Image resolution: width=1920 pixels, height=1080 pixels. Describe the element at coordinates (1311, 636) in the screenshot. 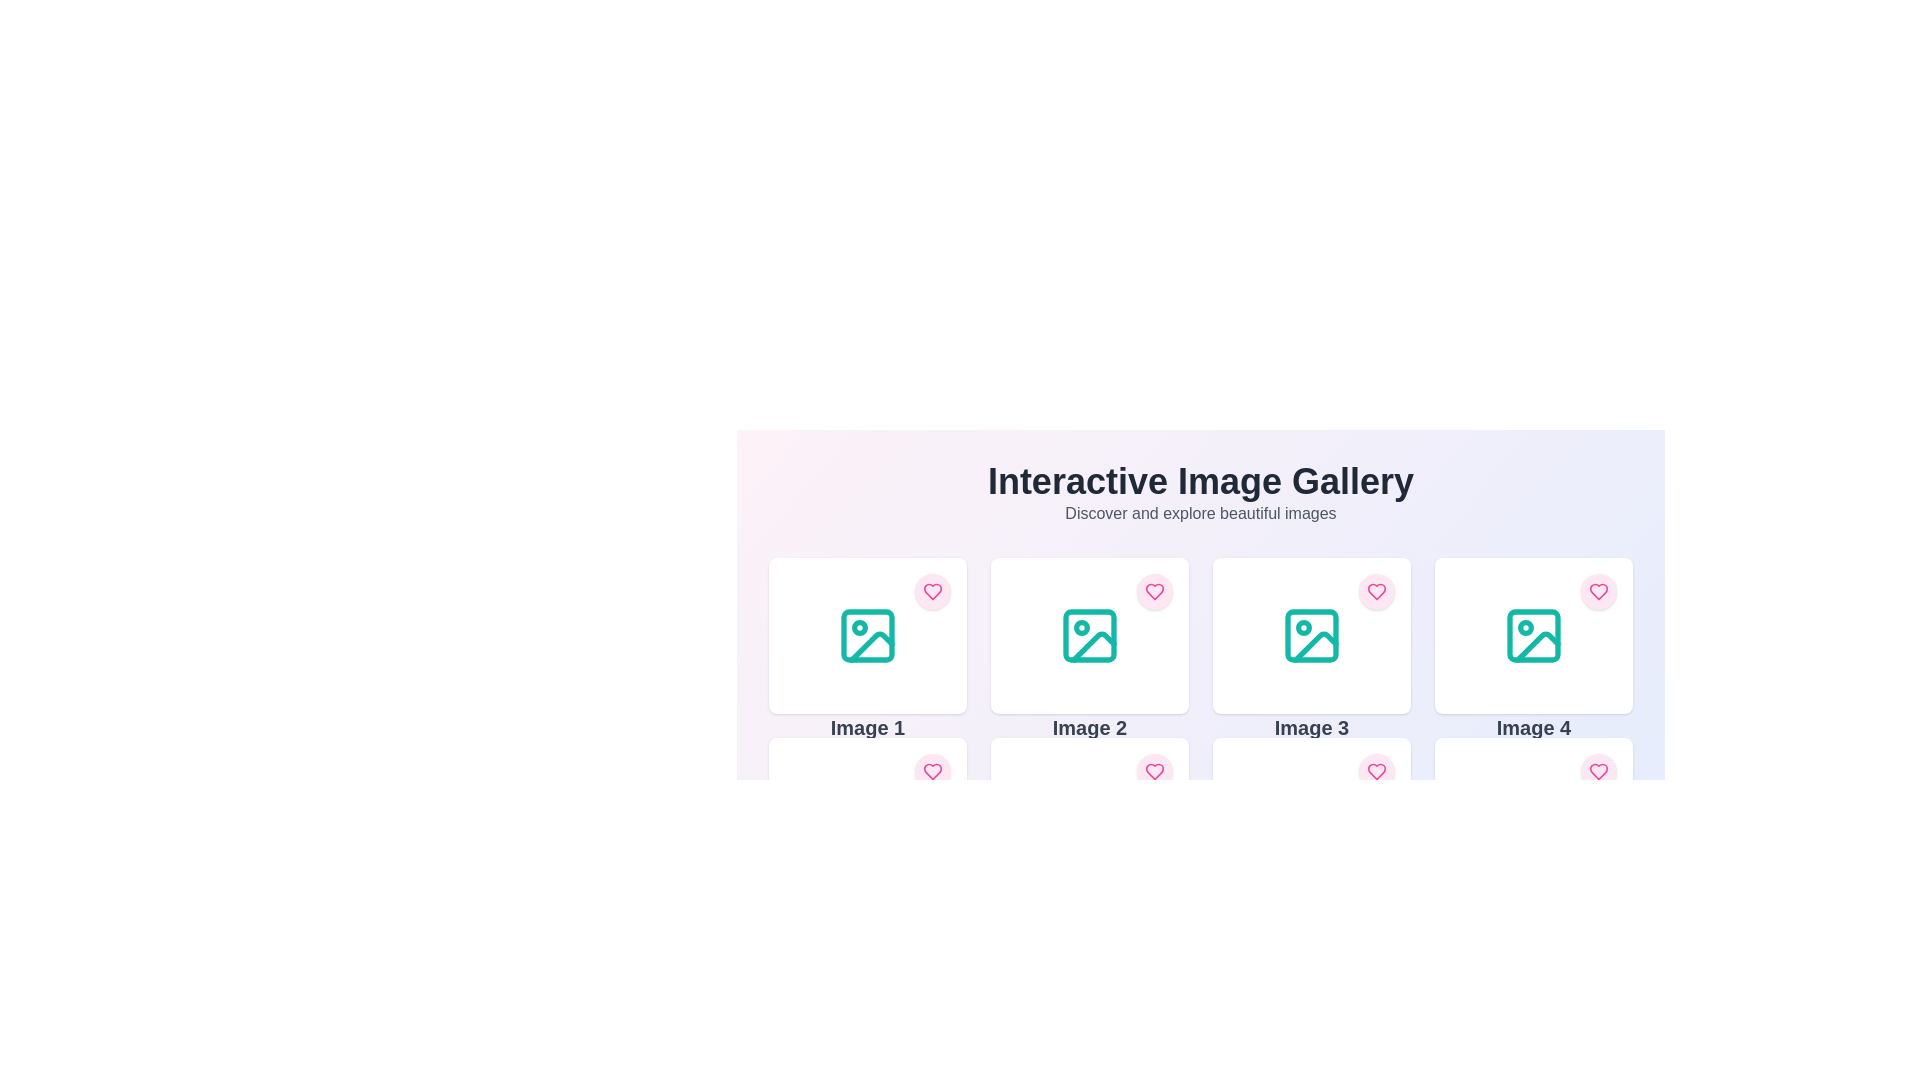

I see `the image placeholder icon located in the third column of the grid, under the label 'Image 3'` at that location.